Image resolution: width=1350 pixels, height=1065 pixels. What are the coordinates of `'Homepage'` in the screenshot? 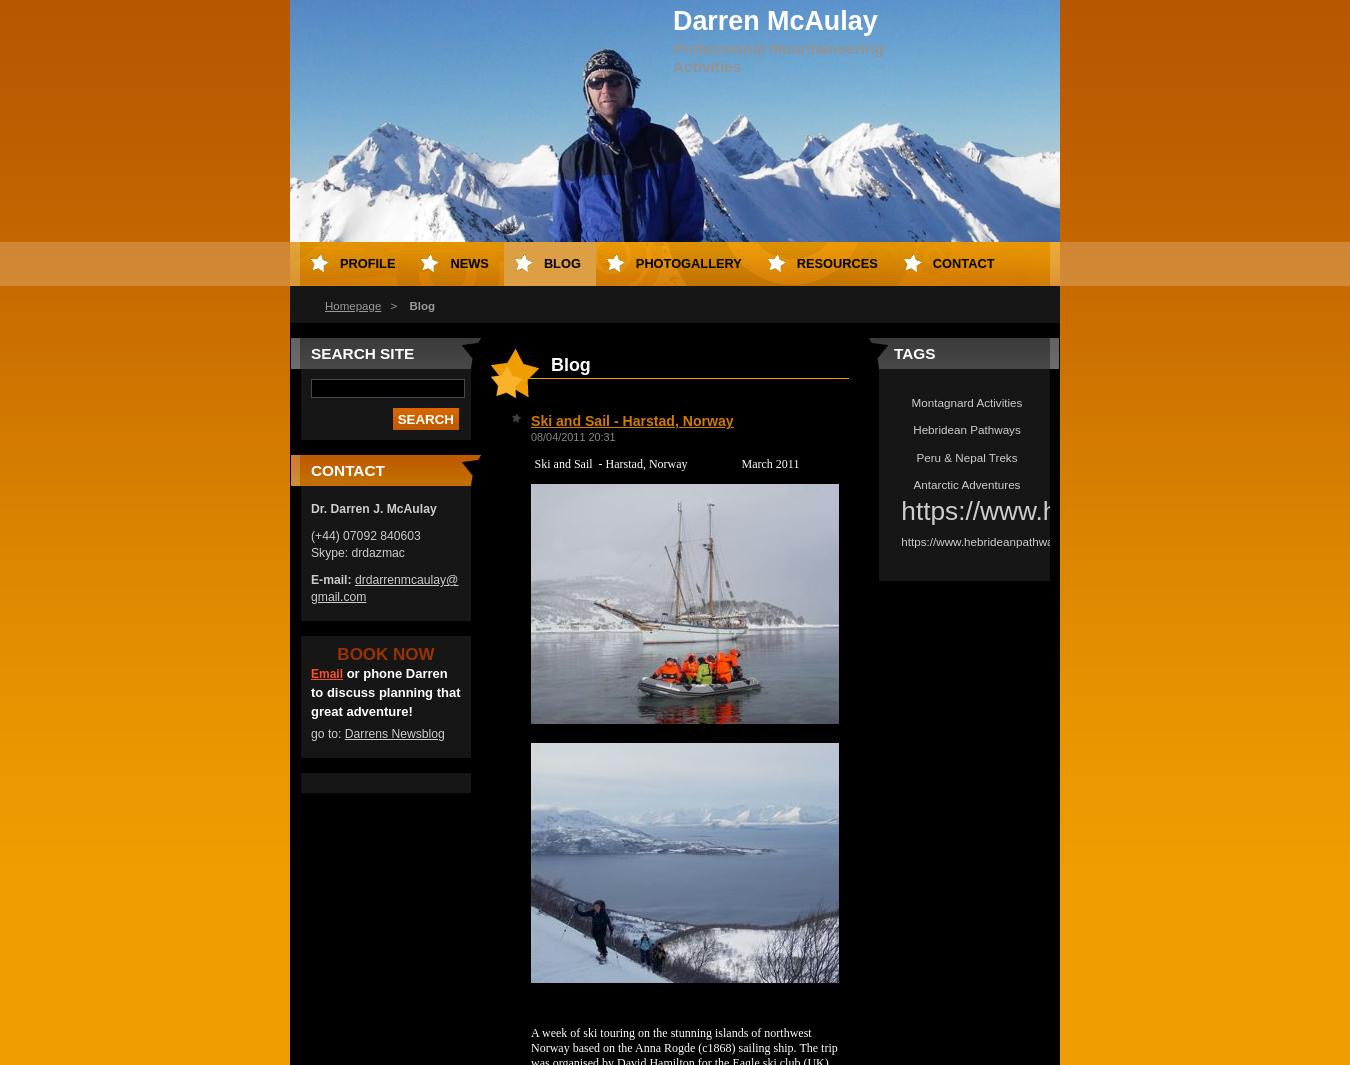 It's located at (353, 304).